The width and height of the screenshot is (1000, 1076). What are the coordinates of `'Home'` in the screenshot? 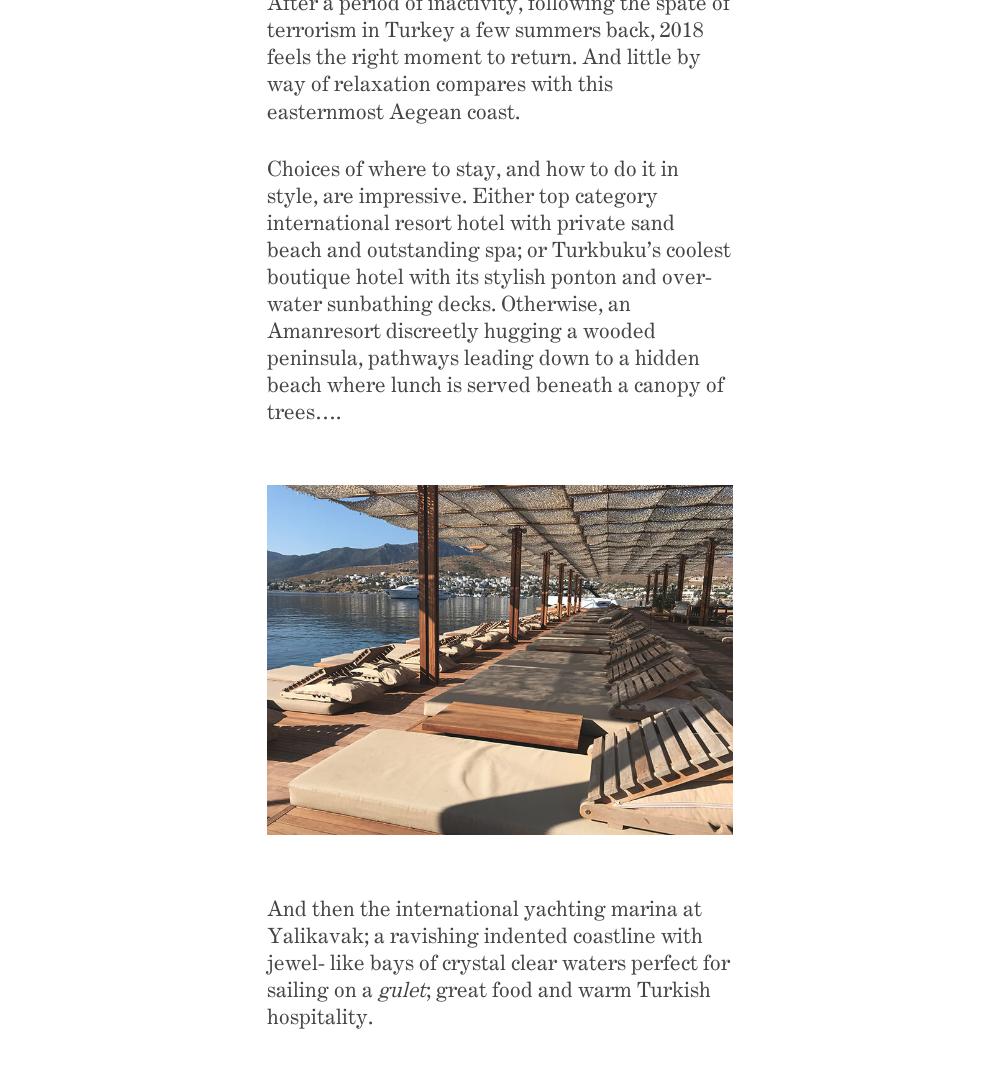 It's located at (99, 77).